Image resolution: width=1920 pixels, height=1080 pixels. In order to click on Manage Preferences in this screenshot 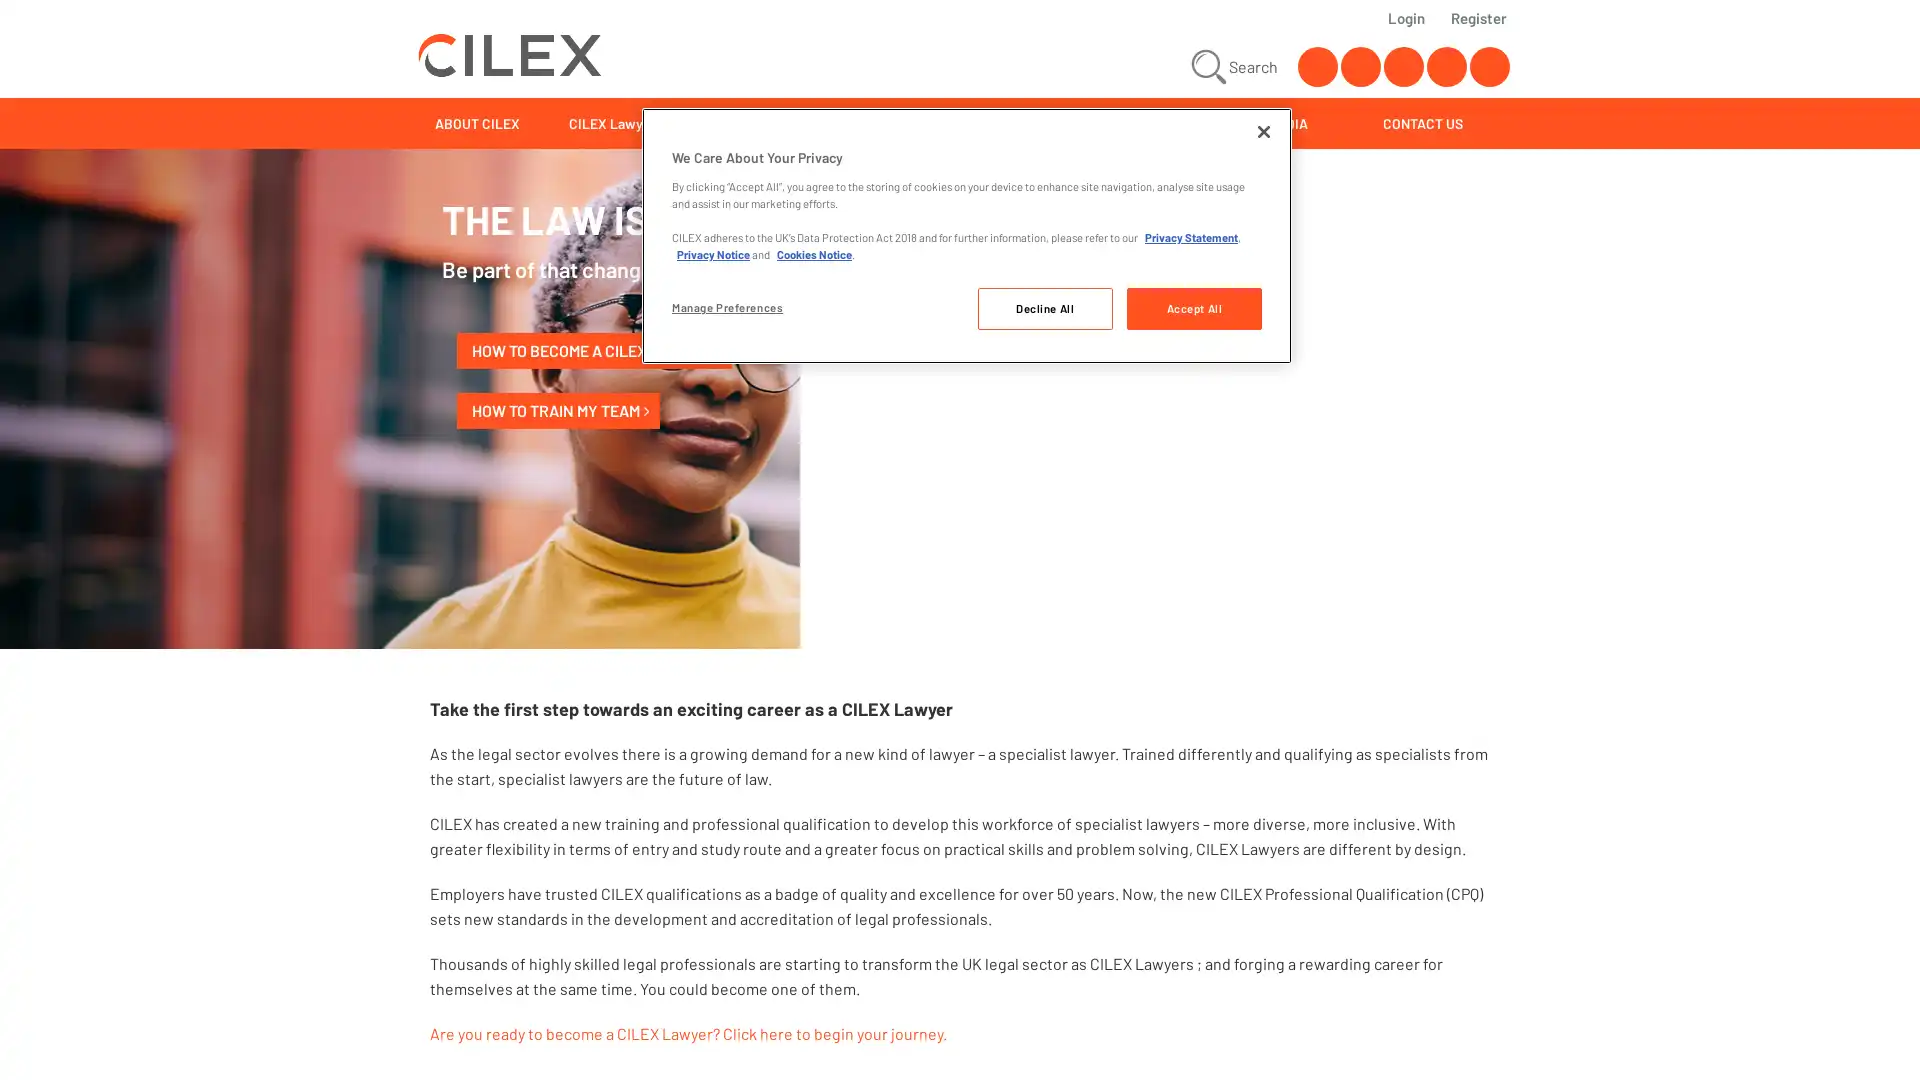, I will do `click(738, 307)`.